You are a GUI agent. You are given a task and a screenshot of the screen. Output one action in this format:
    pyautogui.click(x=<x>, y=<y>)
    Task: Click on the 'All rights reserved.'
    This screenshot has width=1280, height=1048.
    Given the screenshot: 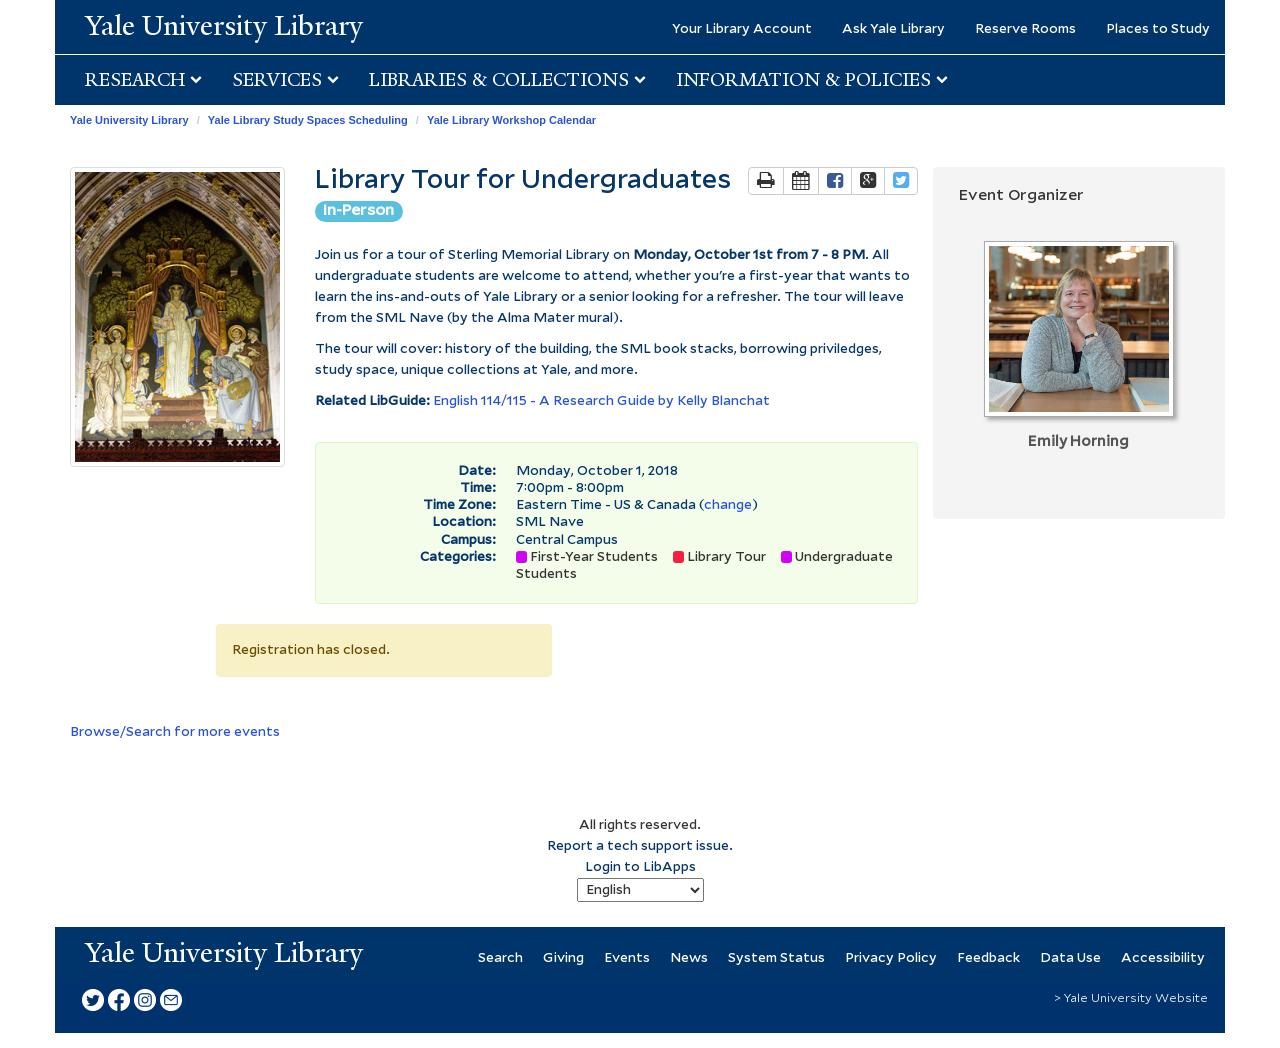 What is the action you would take?
    pyautogui.click(x=640, y=823)
    